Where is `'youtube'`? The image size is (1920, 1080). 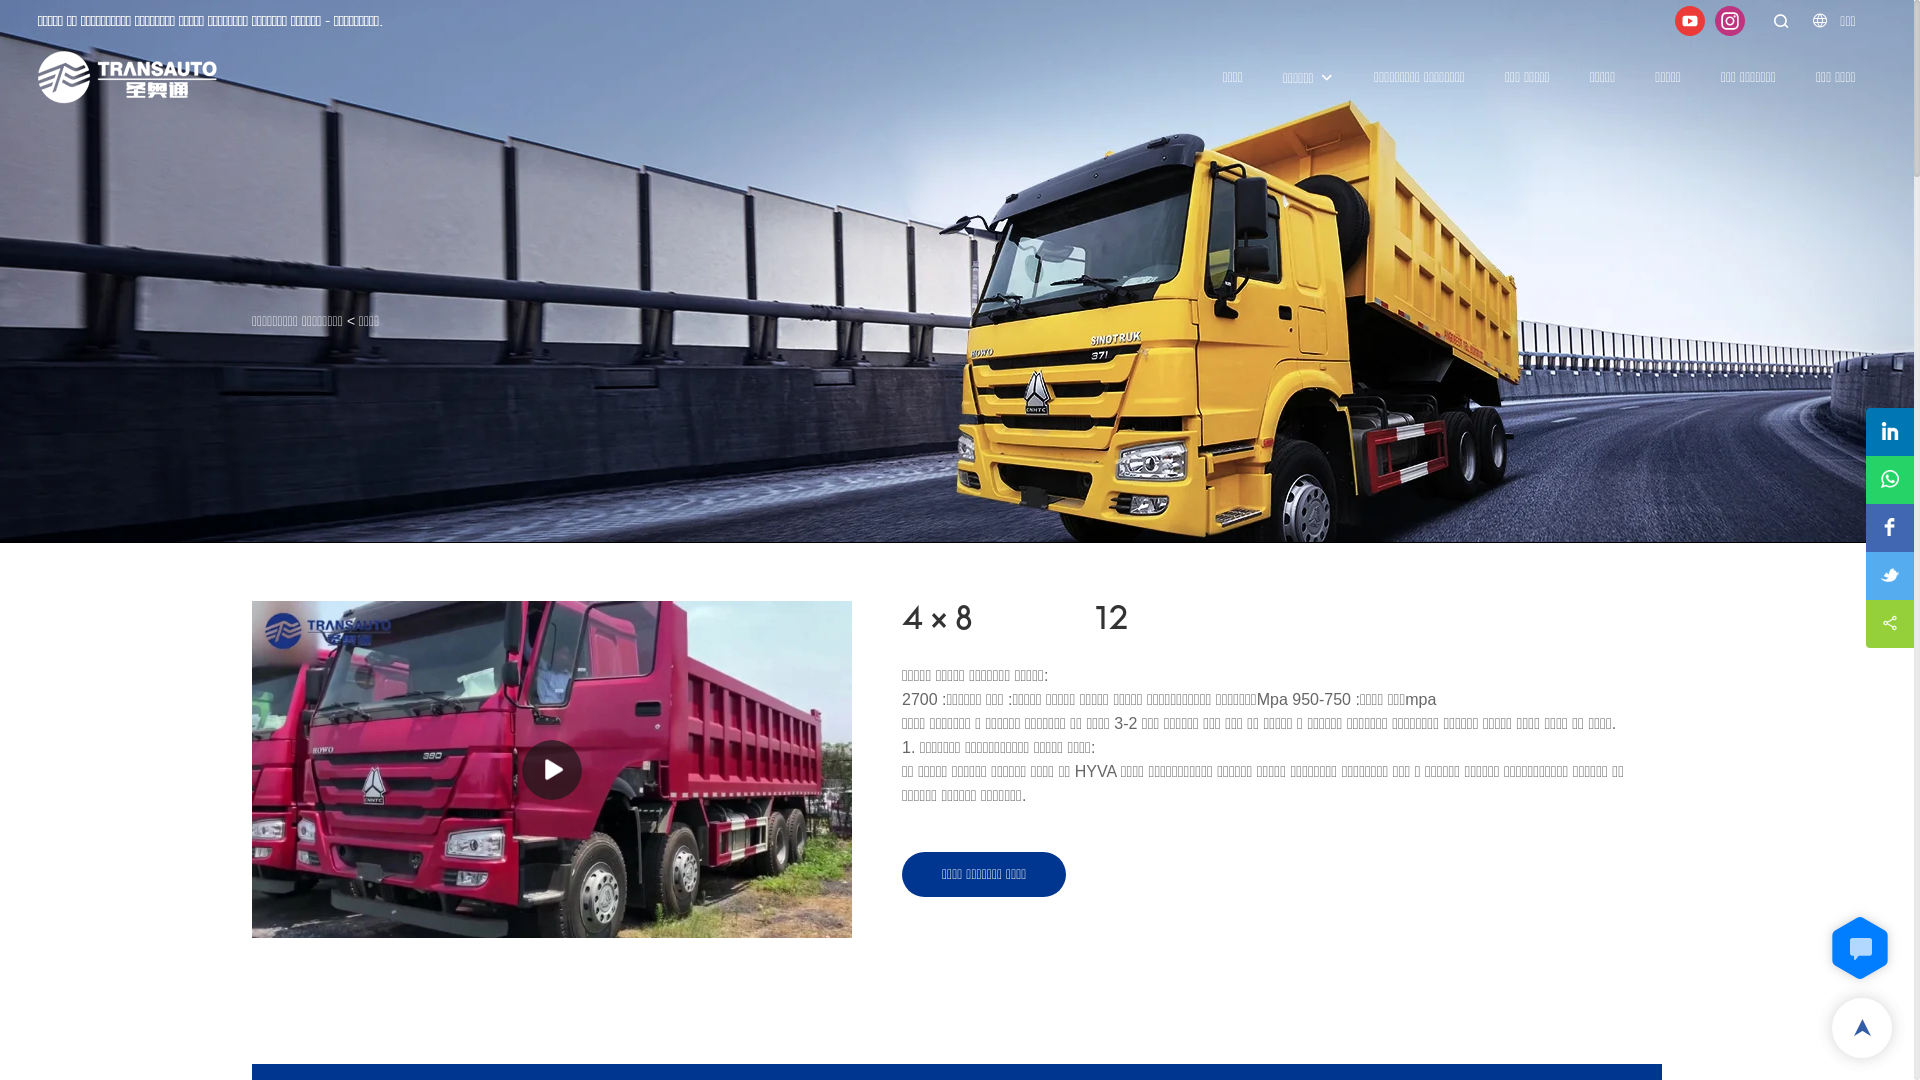
'youtube' is located at coordinates (1688, 19).